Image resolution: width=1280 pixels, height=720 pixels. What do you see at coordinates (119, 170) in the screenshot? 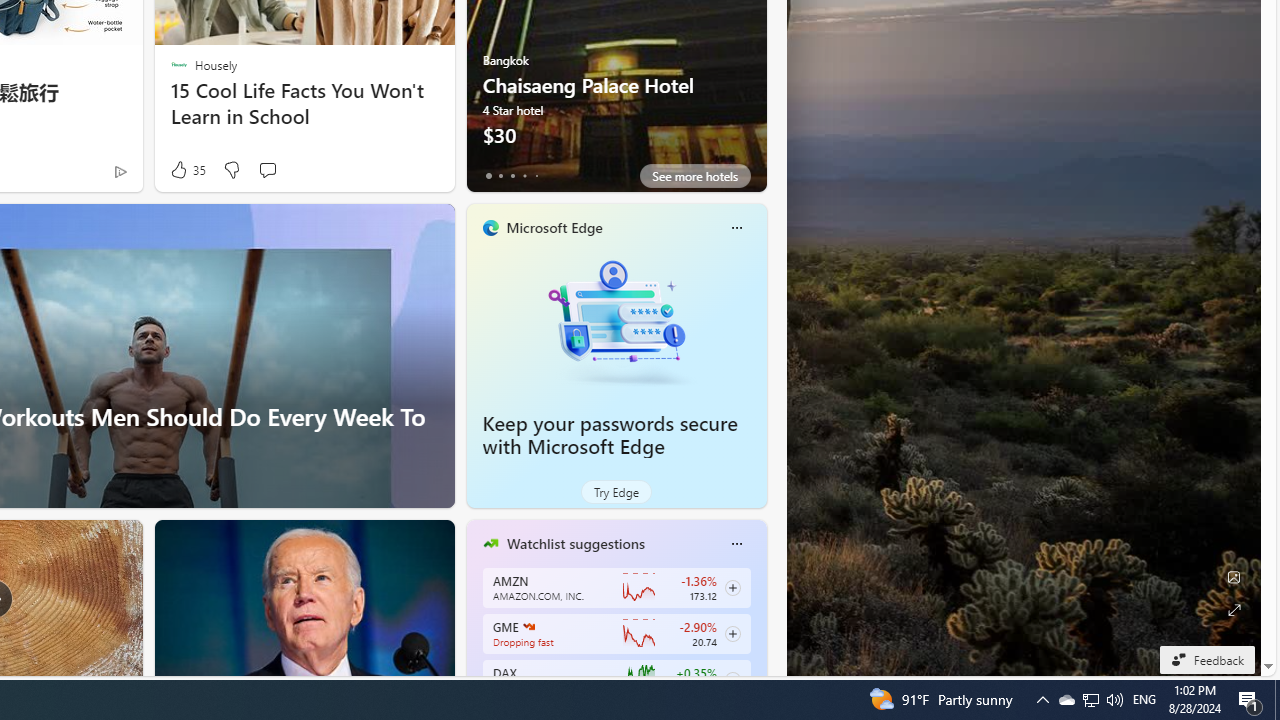
I see `'Ad Choice'` at bounding box center [119, 170].